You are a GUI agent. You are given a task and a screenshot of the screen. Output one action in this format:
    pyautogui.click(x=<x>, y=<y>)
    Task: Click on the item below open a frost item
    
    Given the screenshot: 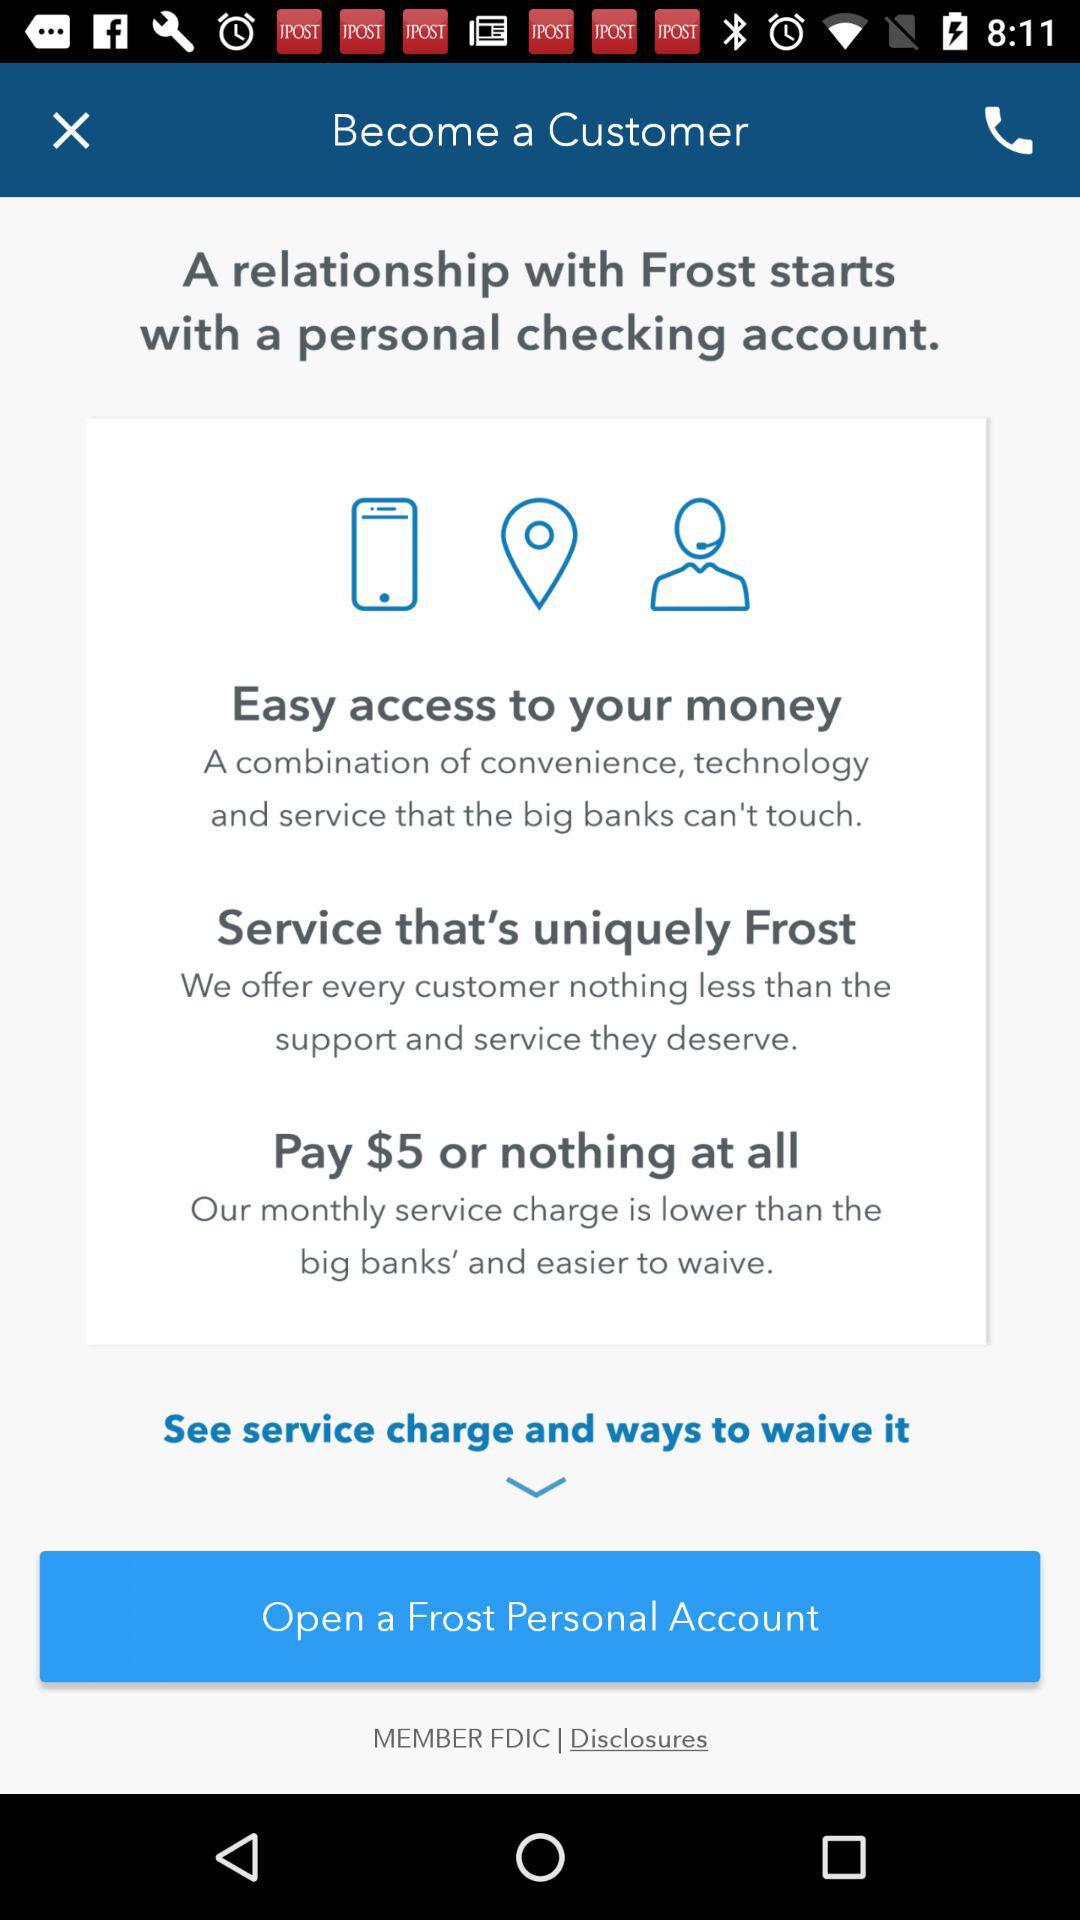 What is the action you would take?
    pyautogui.click(x=540, y=1756)
    